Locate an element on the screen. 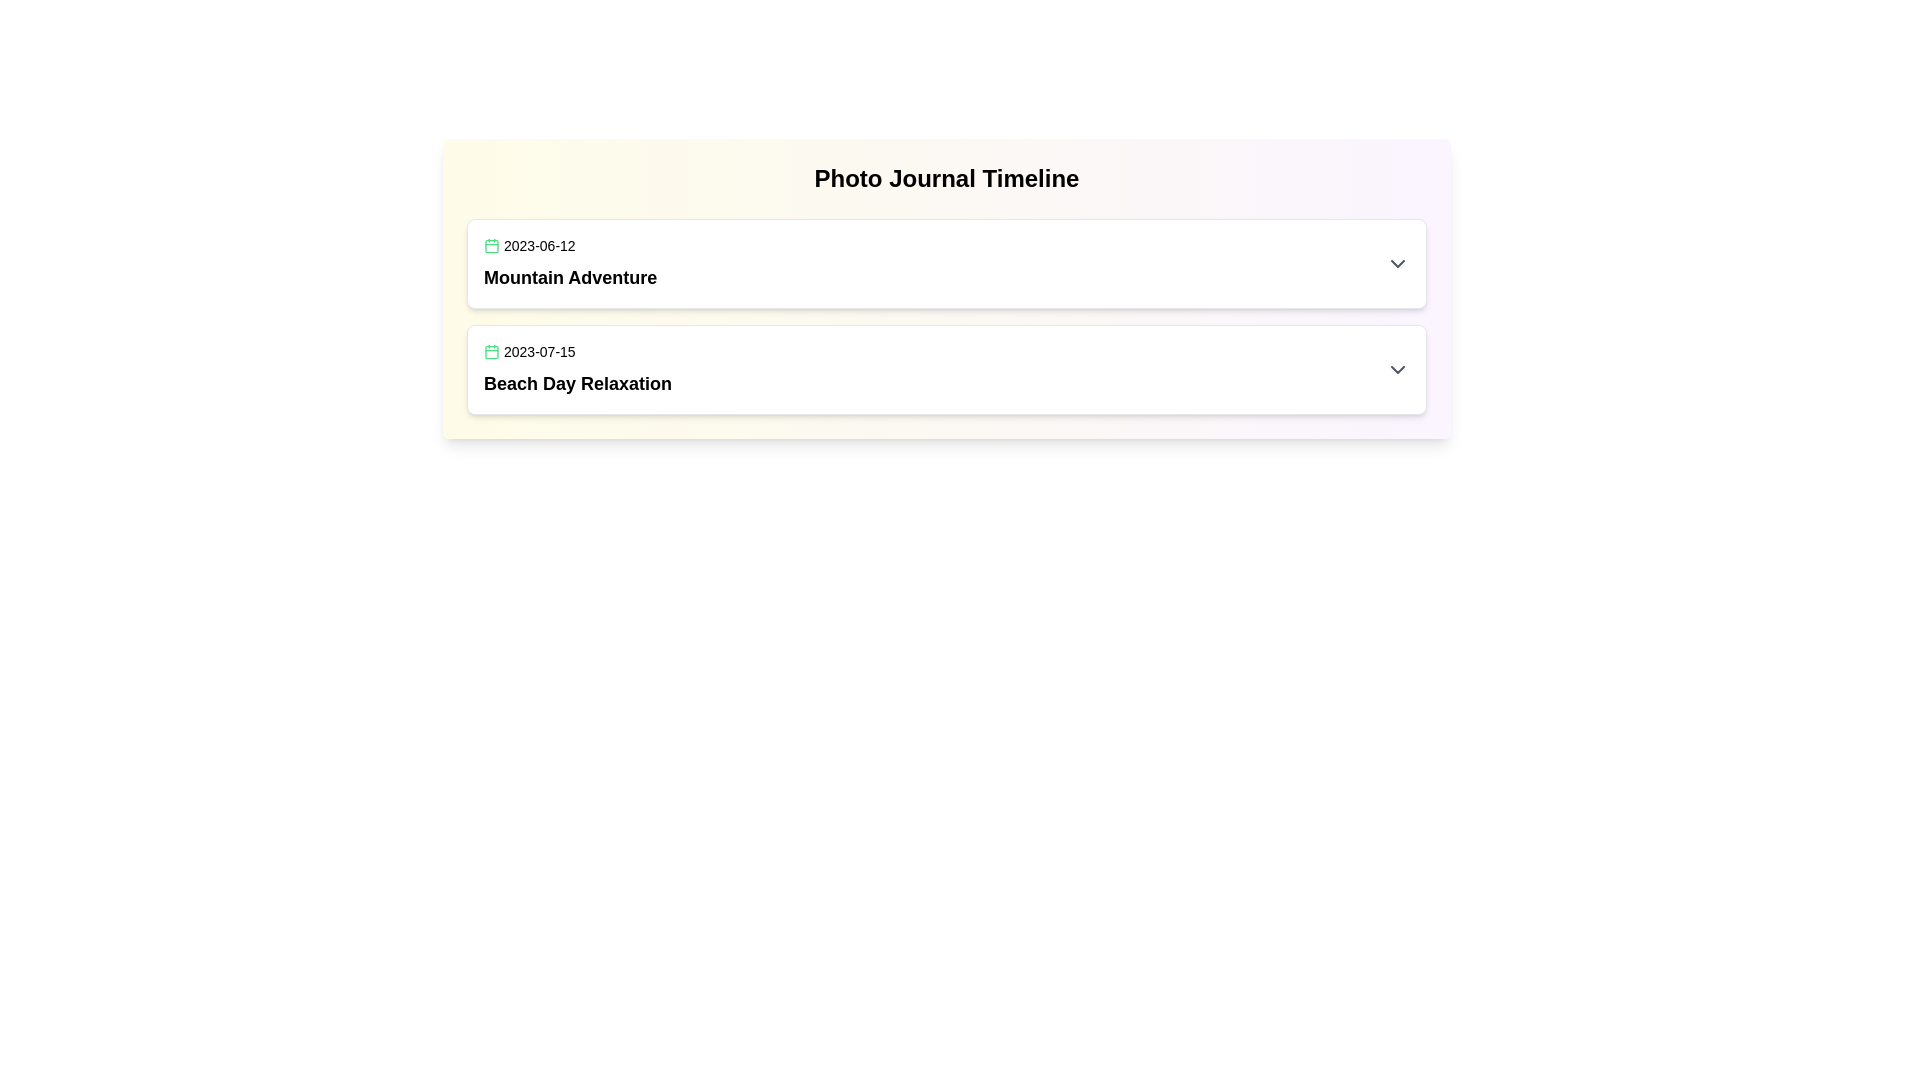  the text label 'Beach Day Relaxation' which is prominently displayed in bold and larger font size, located directly below the date '2023-07-15' in the timeline interface is located at coordinates (577, 384).